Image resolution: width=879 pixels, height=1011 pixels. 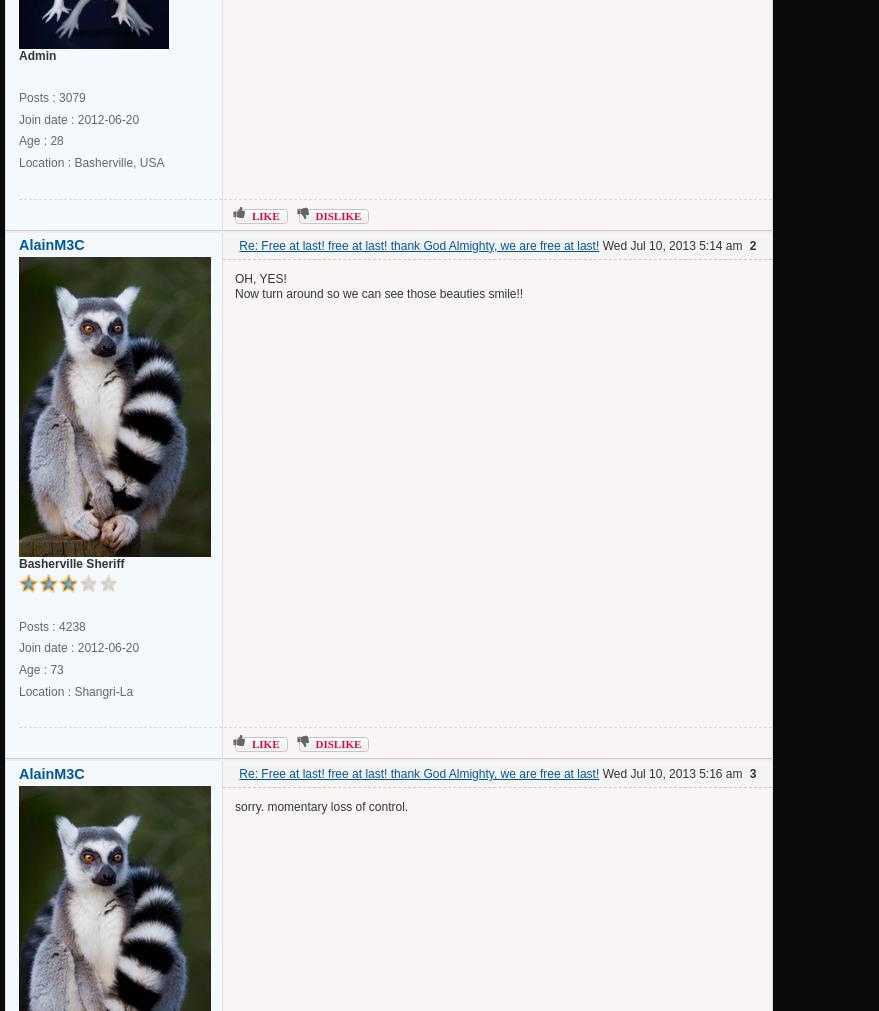 I want to click on '4238', so click(x=71, y=626).